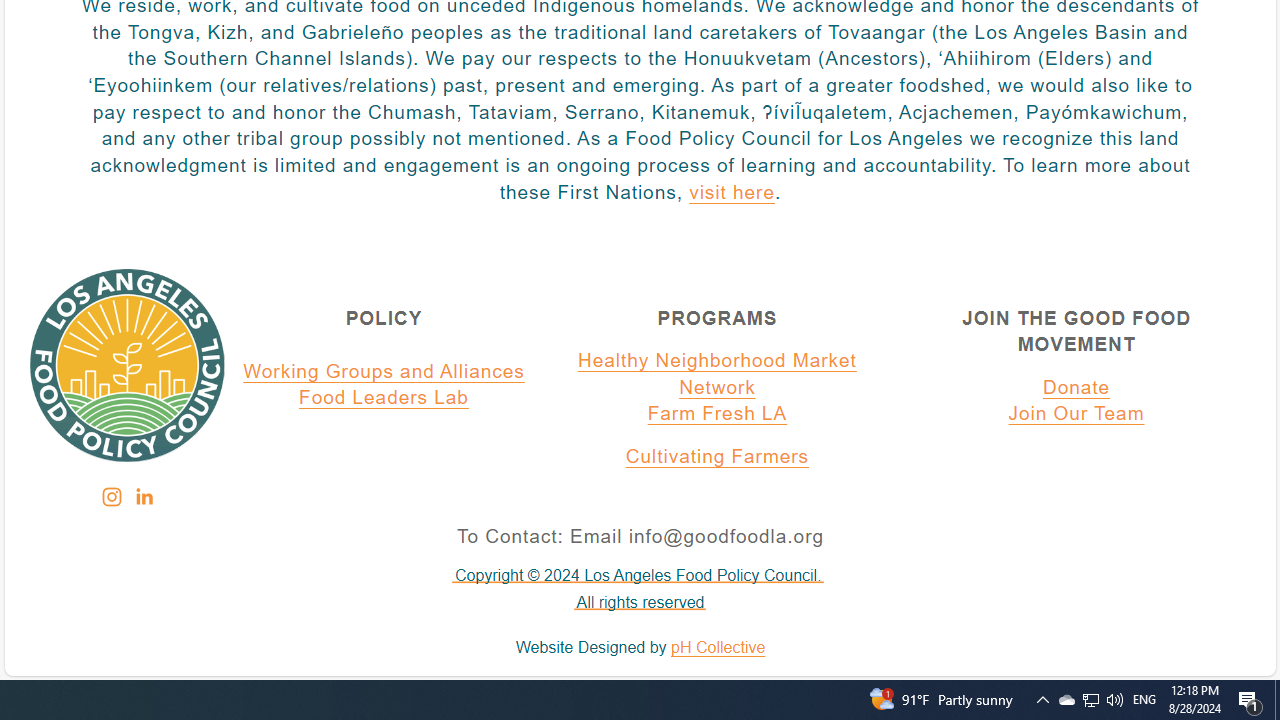 Image resolution: width=1280 pixels, height=720 pixels. What do you see at coordinates (110, 496) in the screenshot?
I see `'Instagram'` at bounding box center [110, 496].